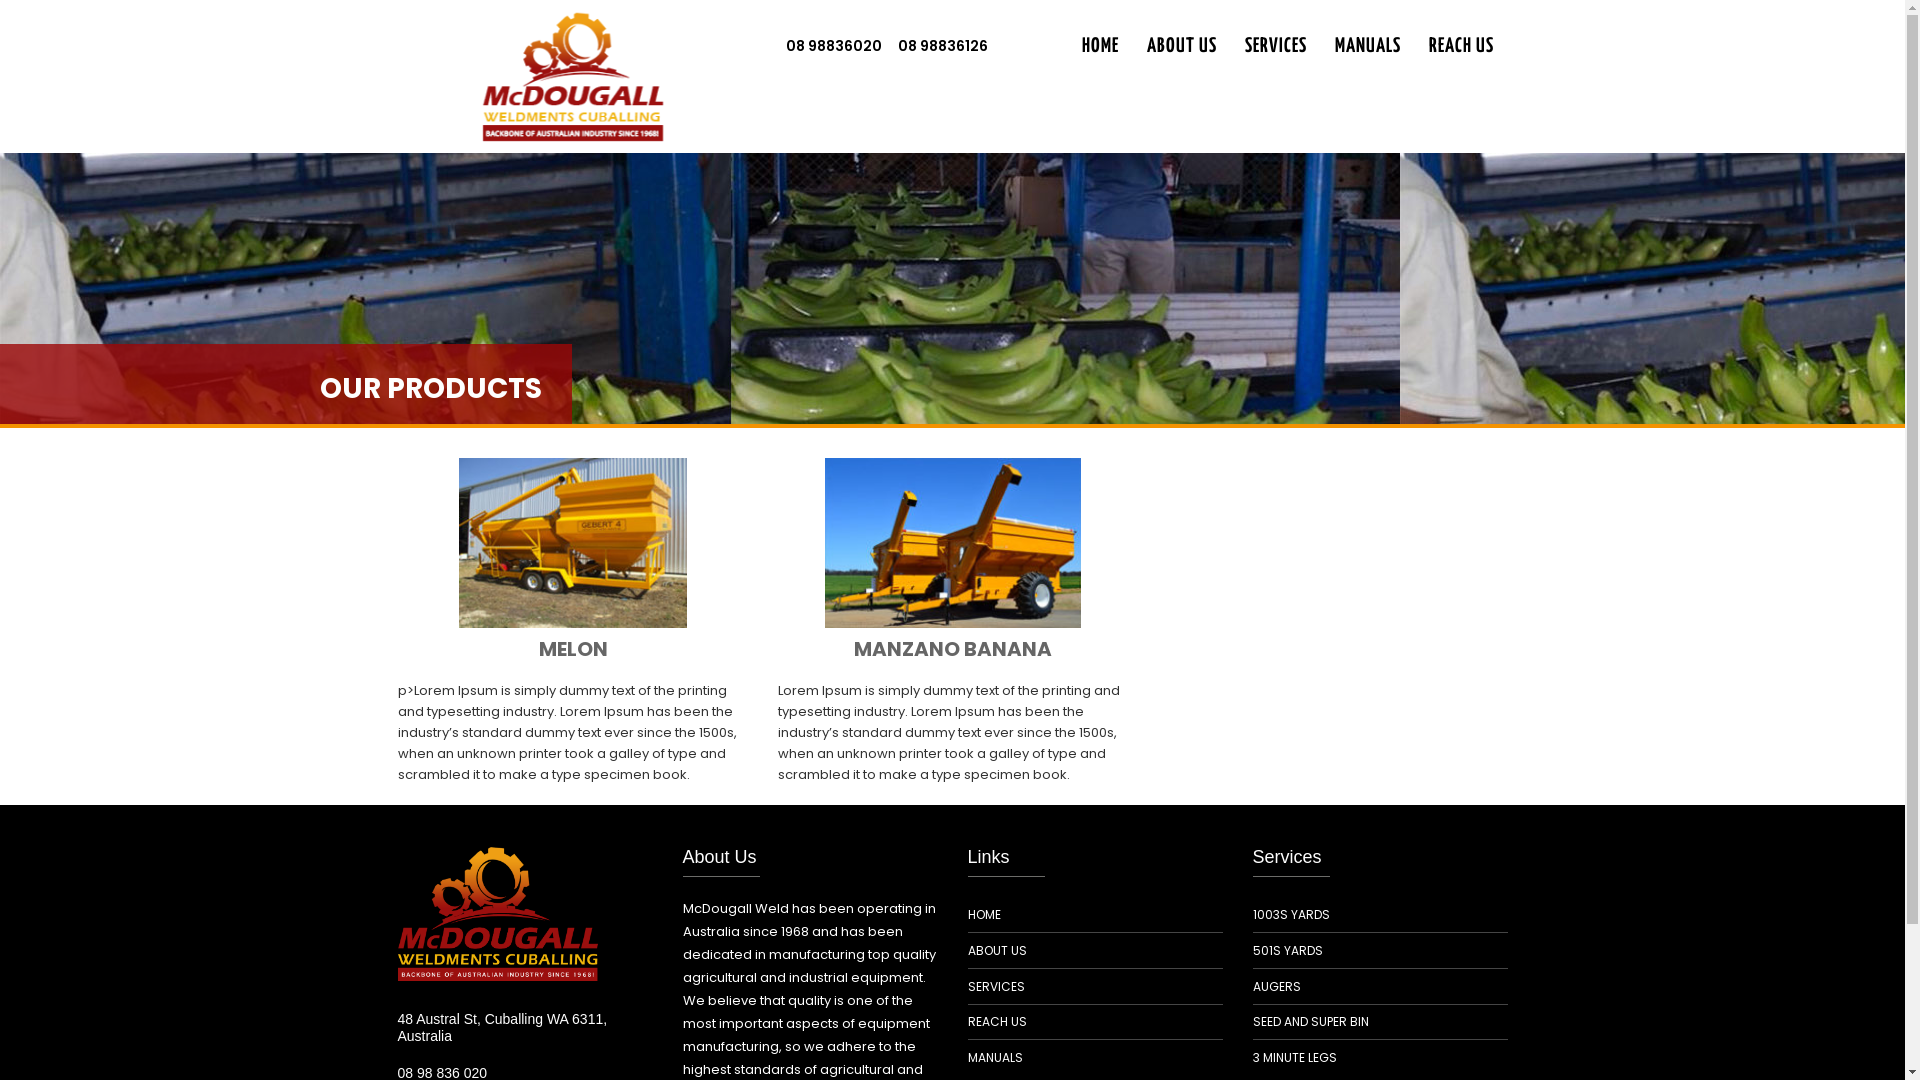 This screenshot has height=1080, width=1920. What do you see at coordinates (1275, 985) in the screenshot?
I see `'AUGERS'` at bounding box center [1275, 985].